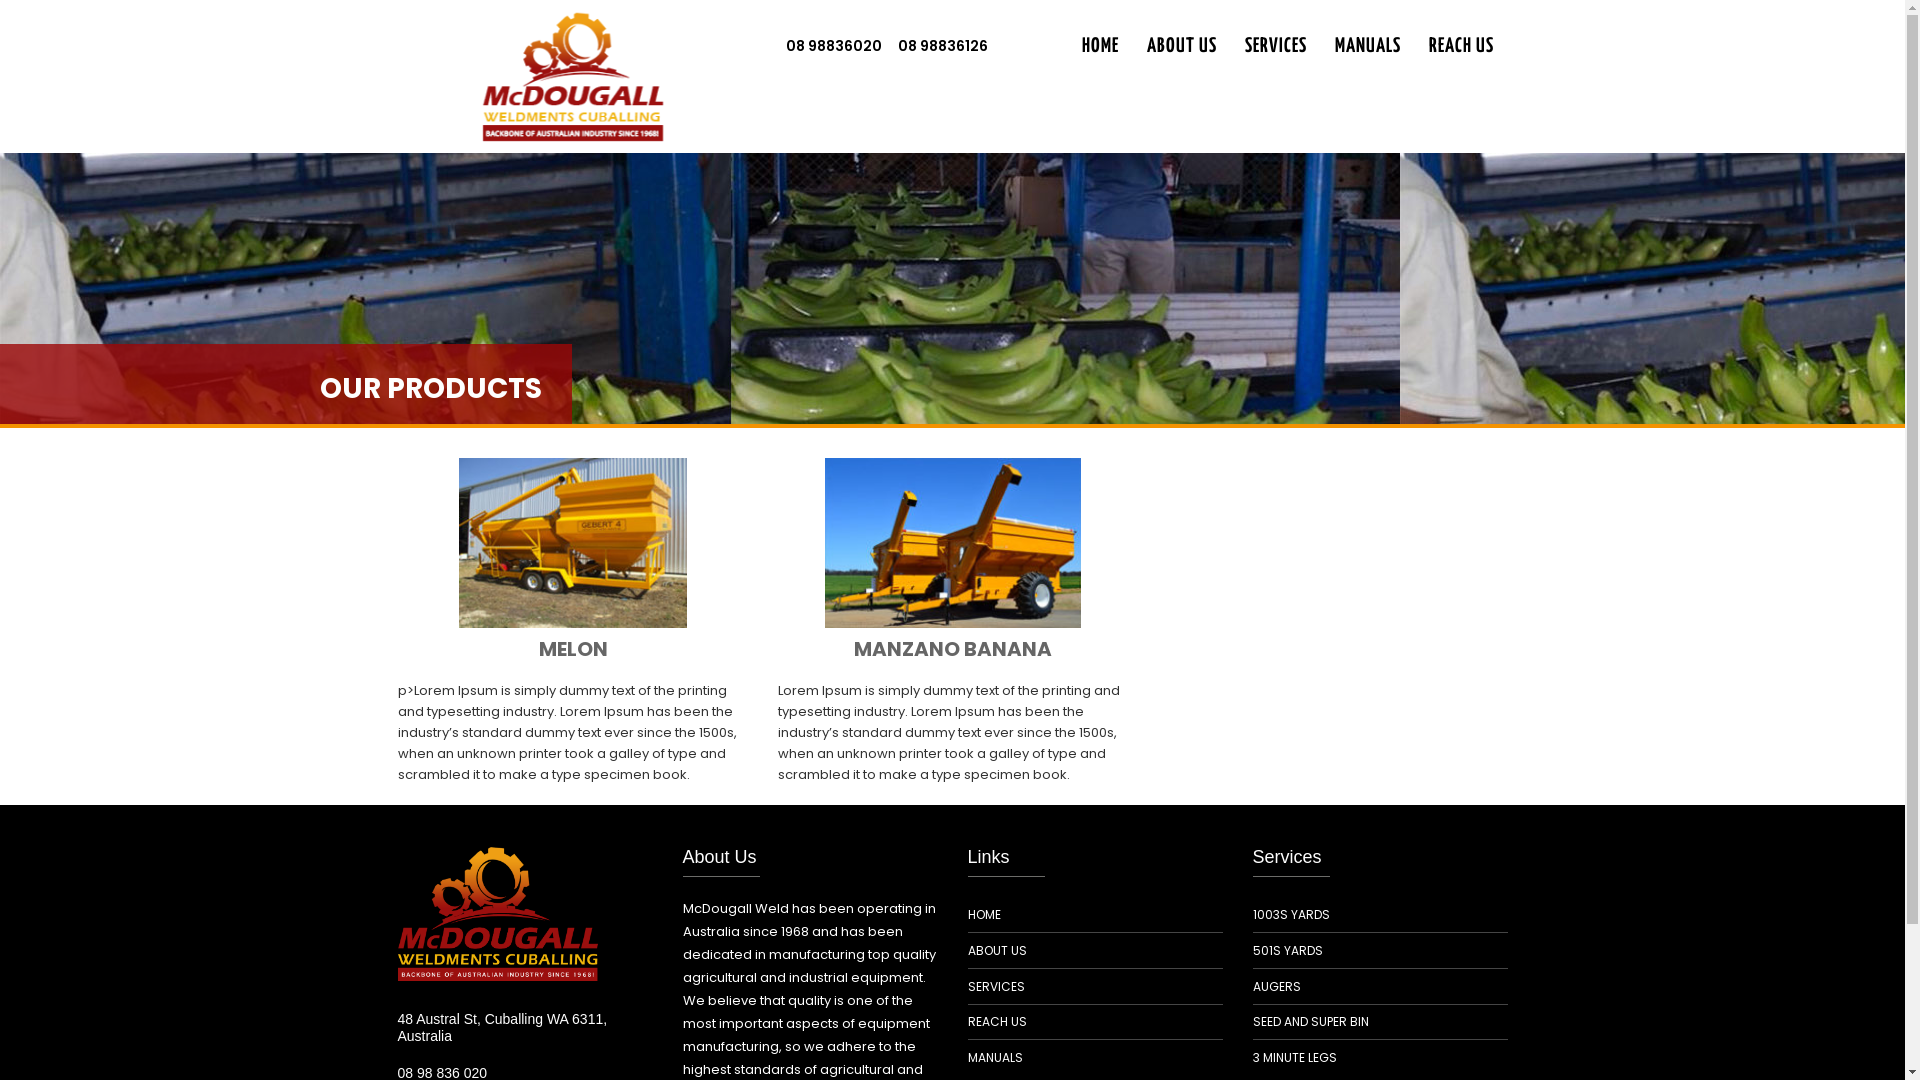 This screenshot has height=1080, width=1920. What do you see at coordinates (1275, 985) in the screenshot?
I see `'AUGERS'` at bounding box center [1275, 985].